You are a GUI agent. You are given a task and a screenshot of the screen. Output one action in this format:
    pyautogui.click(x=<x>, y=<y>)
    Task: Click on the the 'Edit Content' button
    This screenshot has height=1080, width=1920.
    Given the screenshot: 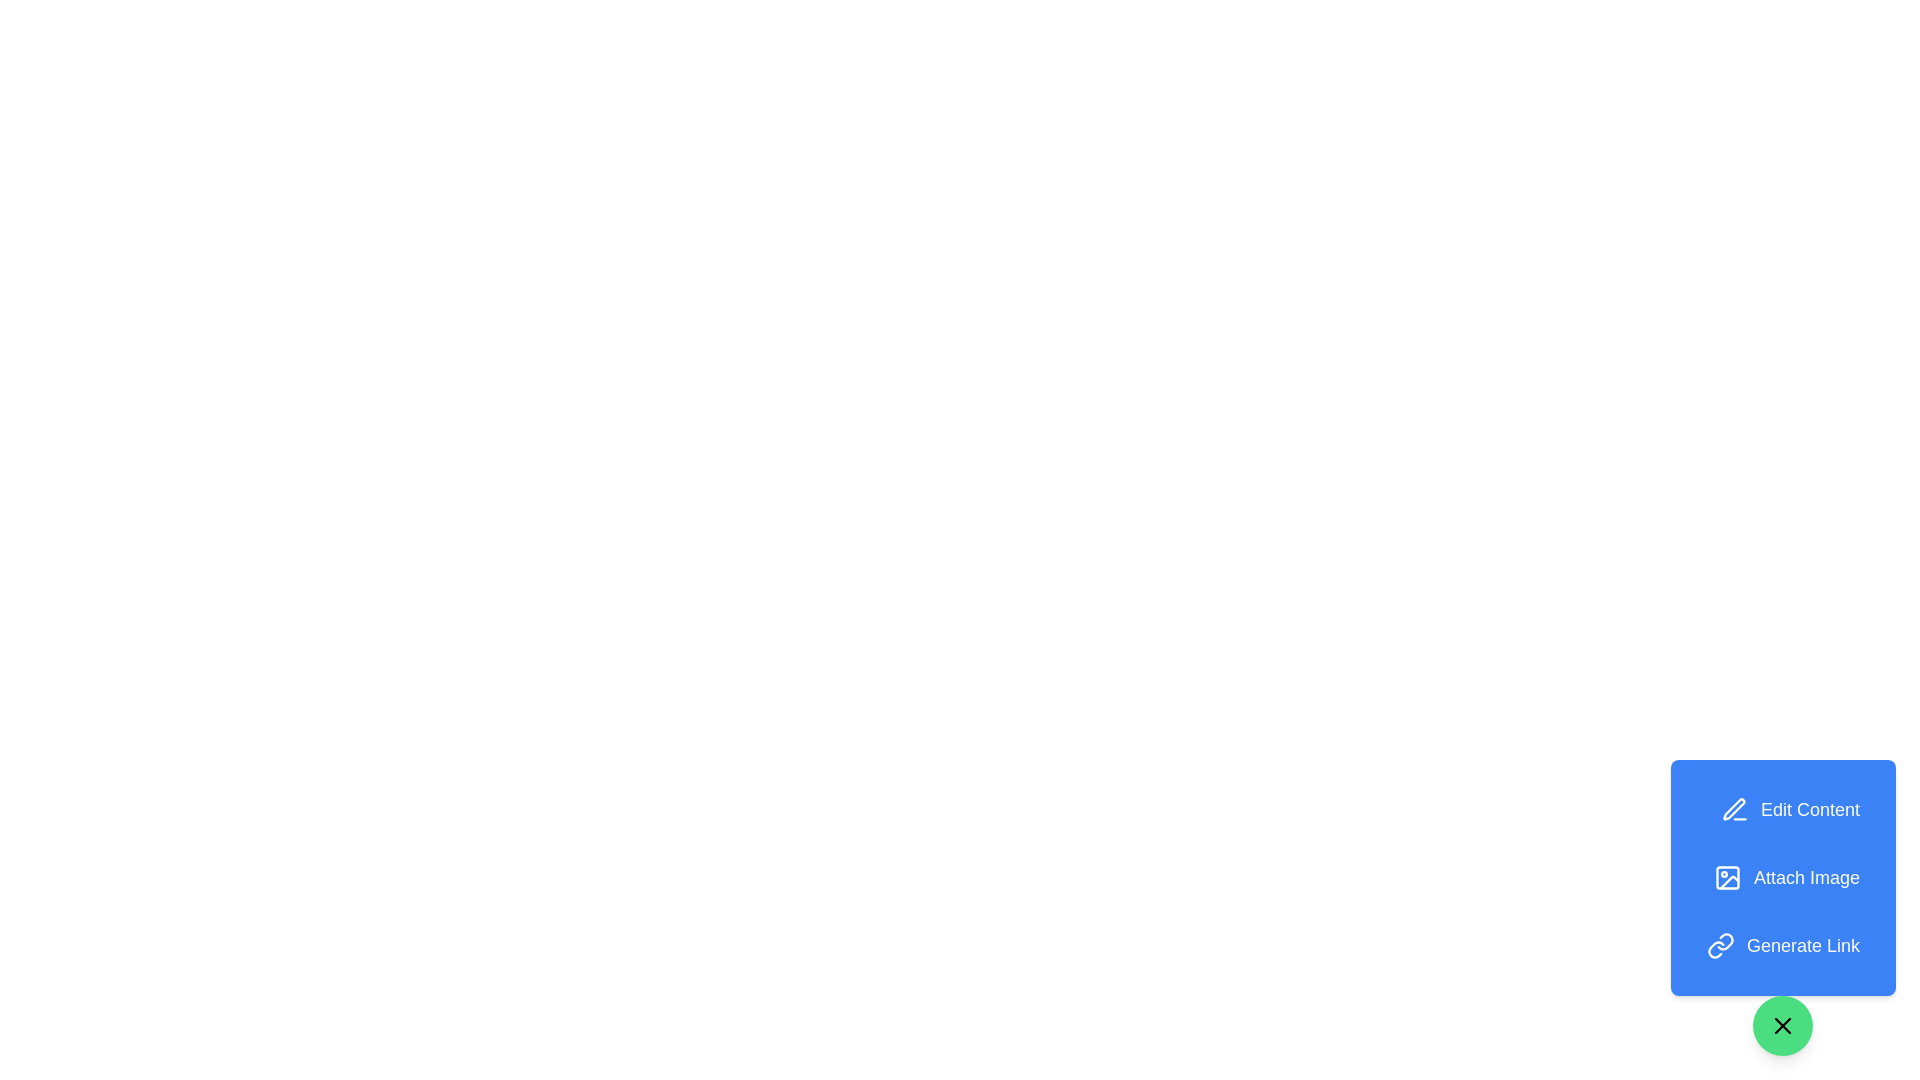 What is the action you would take?
    pyautogui.click(x=1790, y=810)
    